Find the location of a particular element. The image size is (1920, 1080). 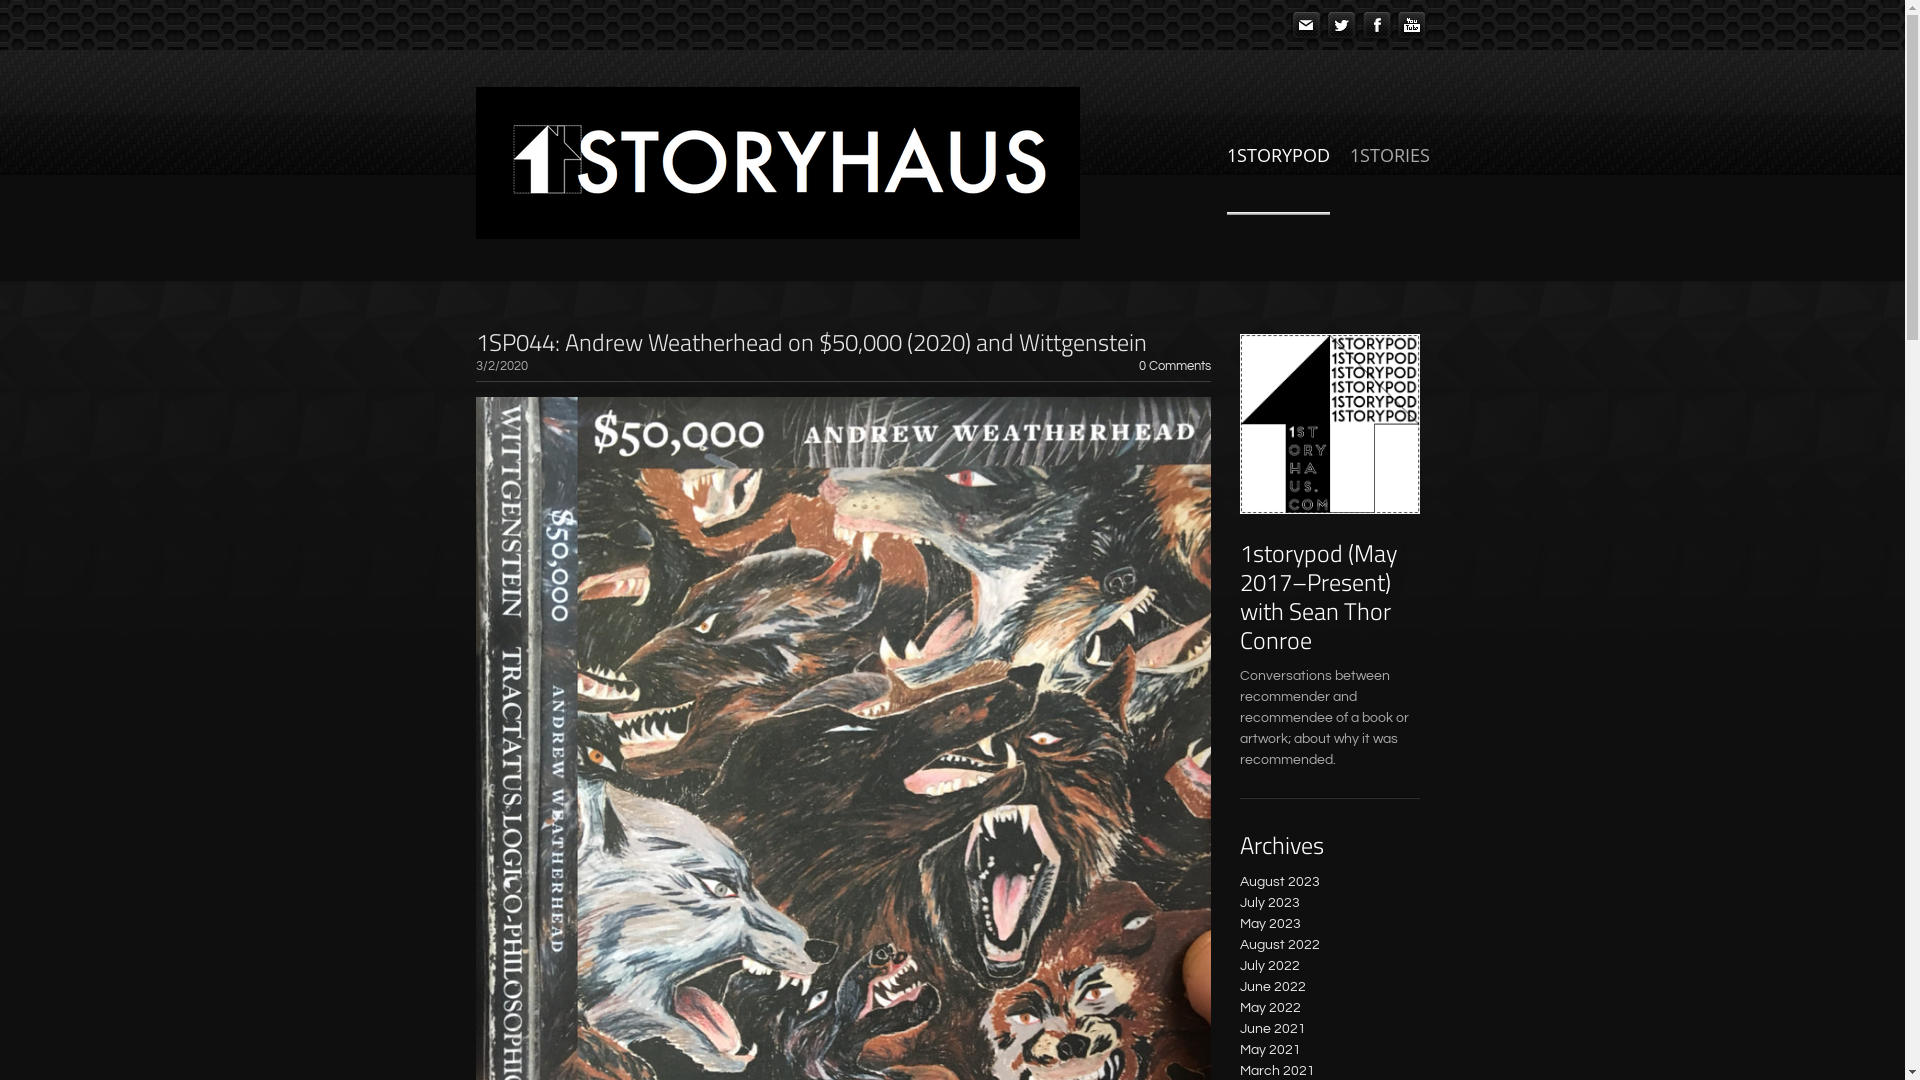

'0 Comments' is located at coordinates (1174, 366).